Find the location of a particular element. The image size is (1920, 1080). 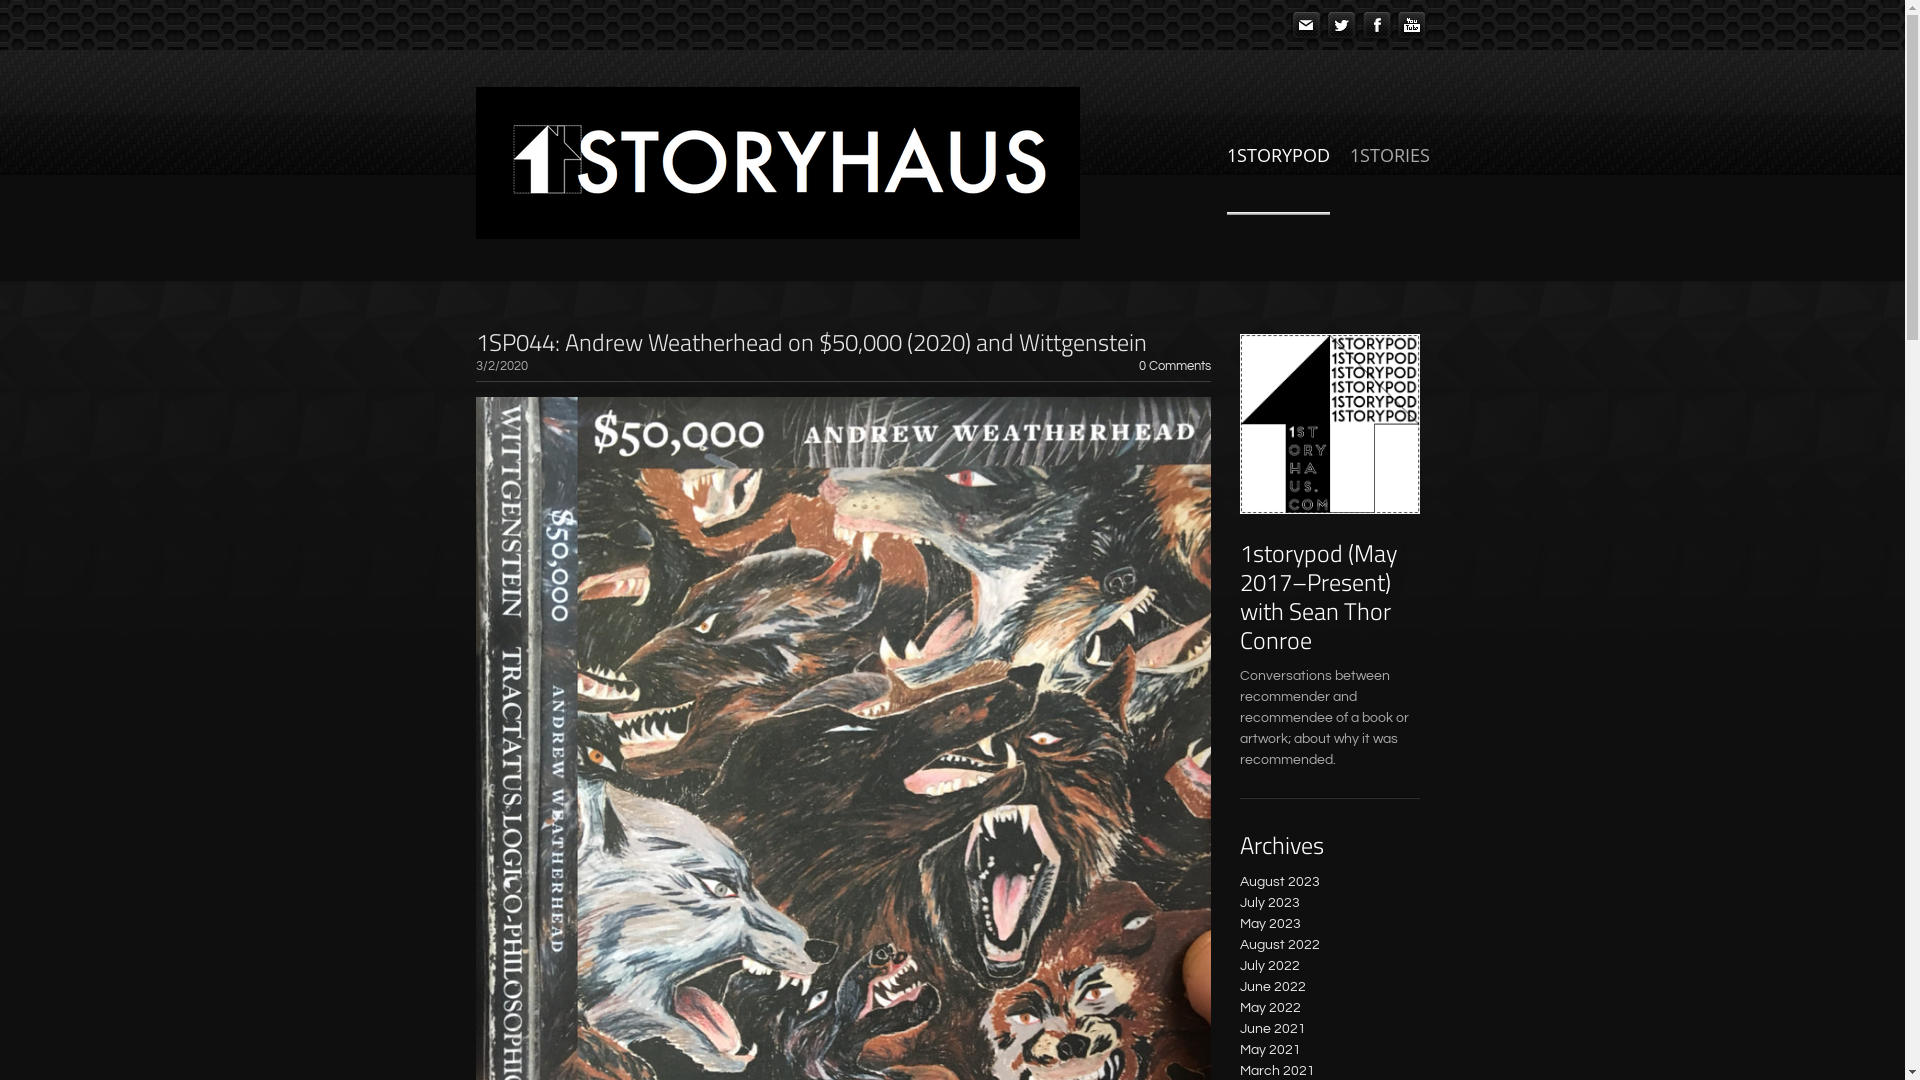

'0 Comments' is located at coordinates (1174, 366).